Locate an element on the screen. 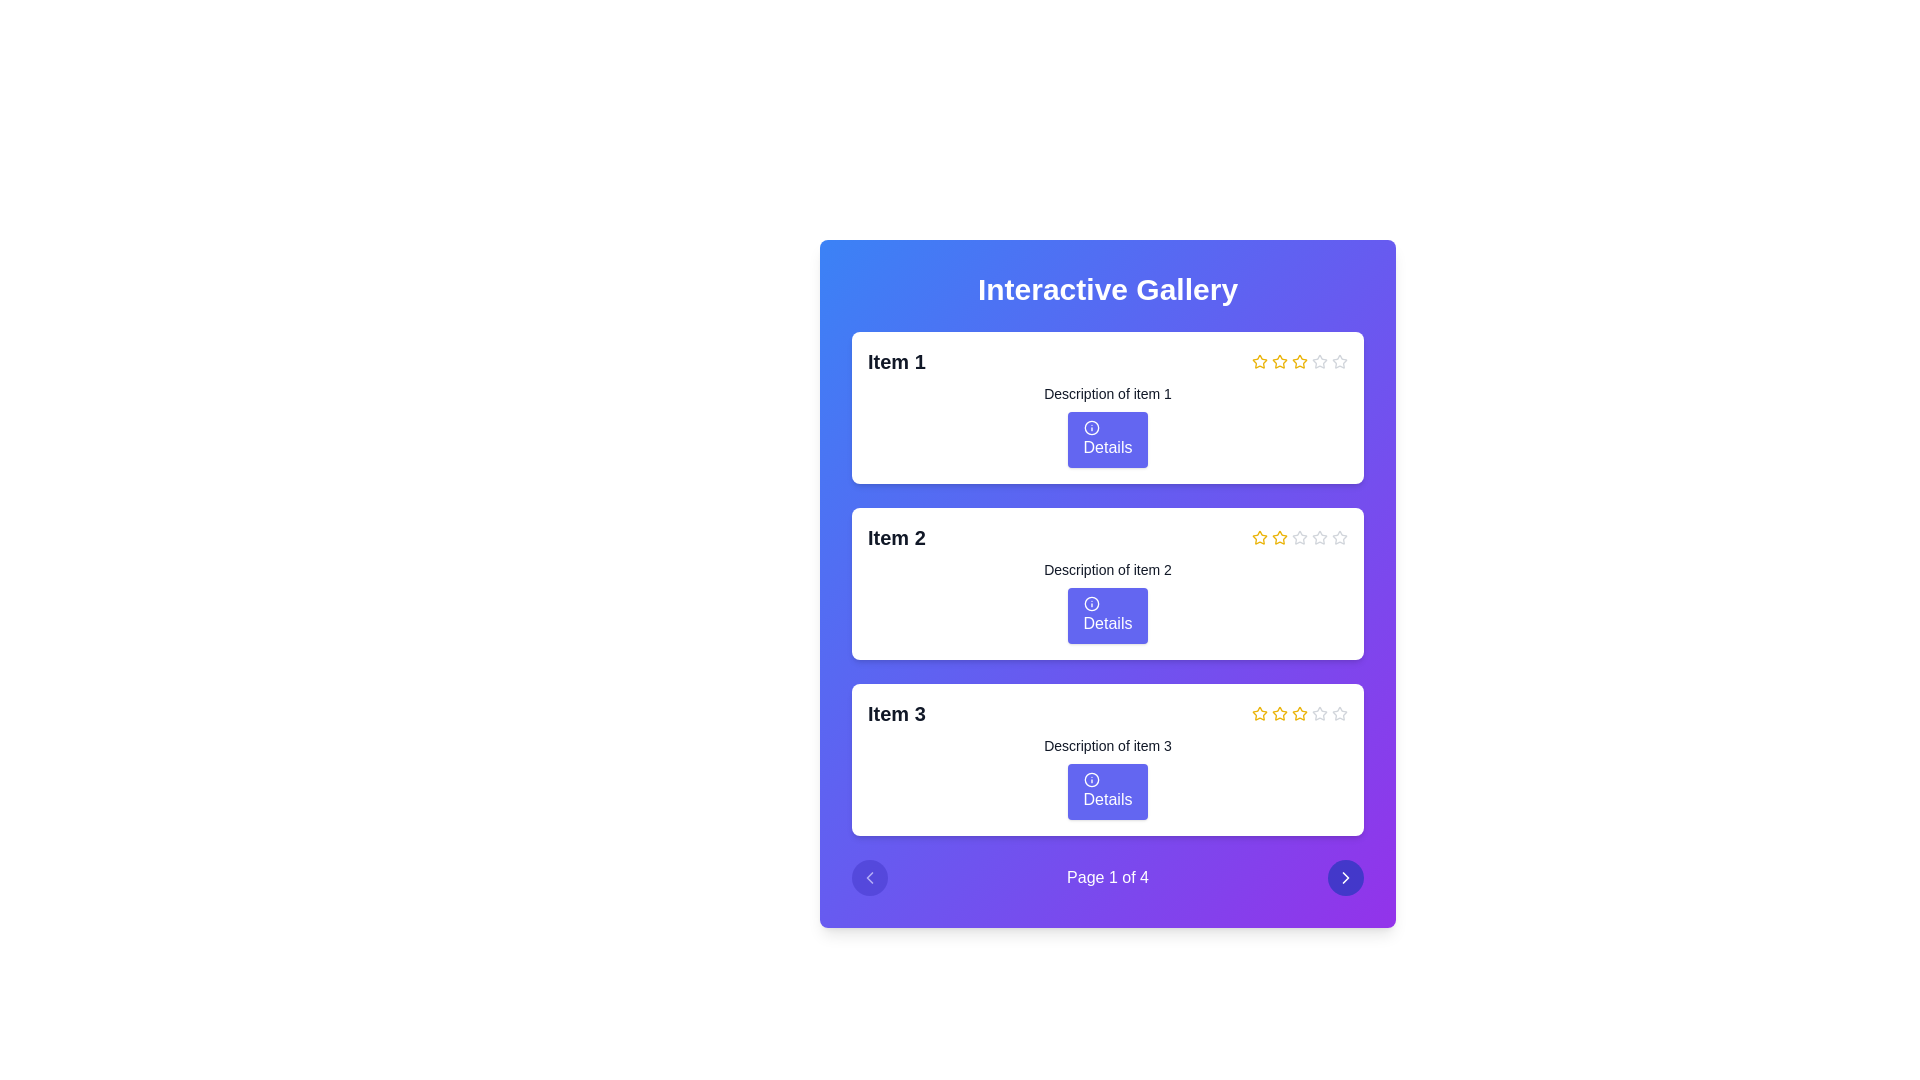 This screenshot has height=1080, width=1920. the button located in the bottom-right corner of the first item card is located at coordinates (1107, 438).